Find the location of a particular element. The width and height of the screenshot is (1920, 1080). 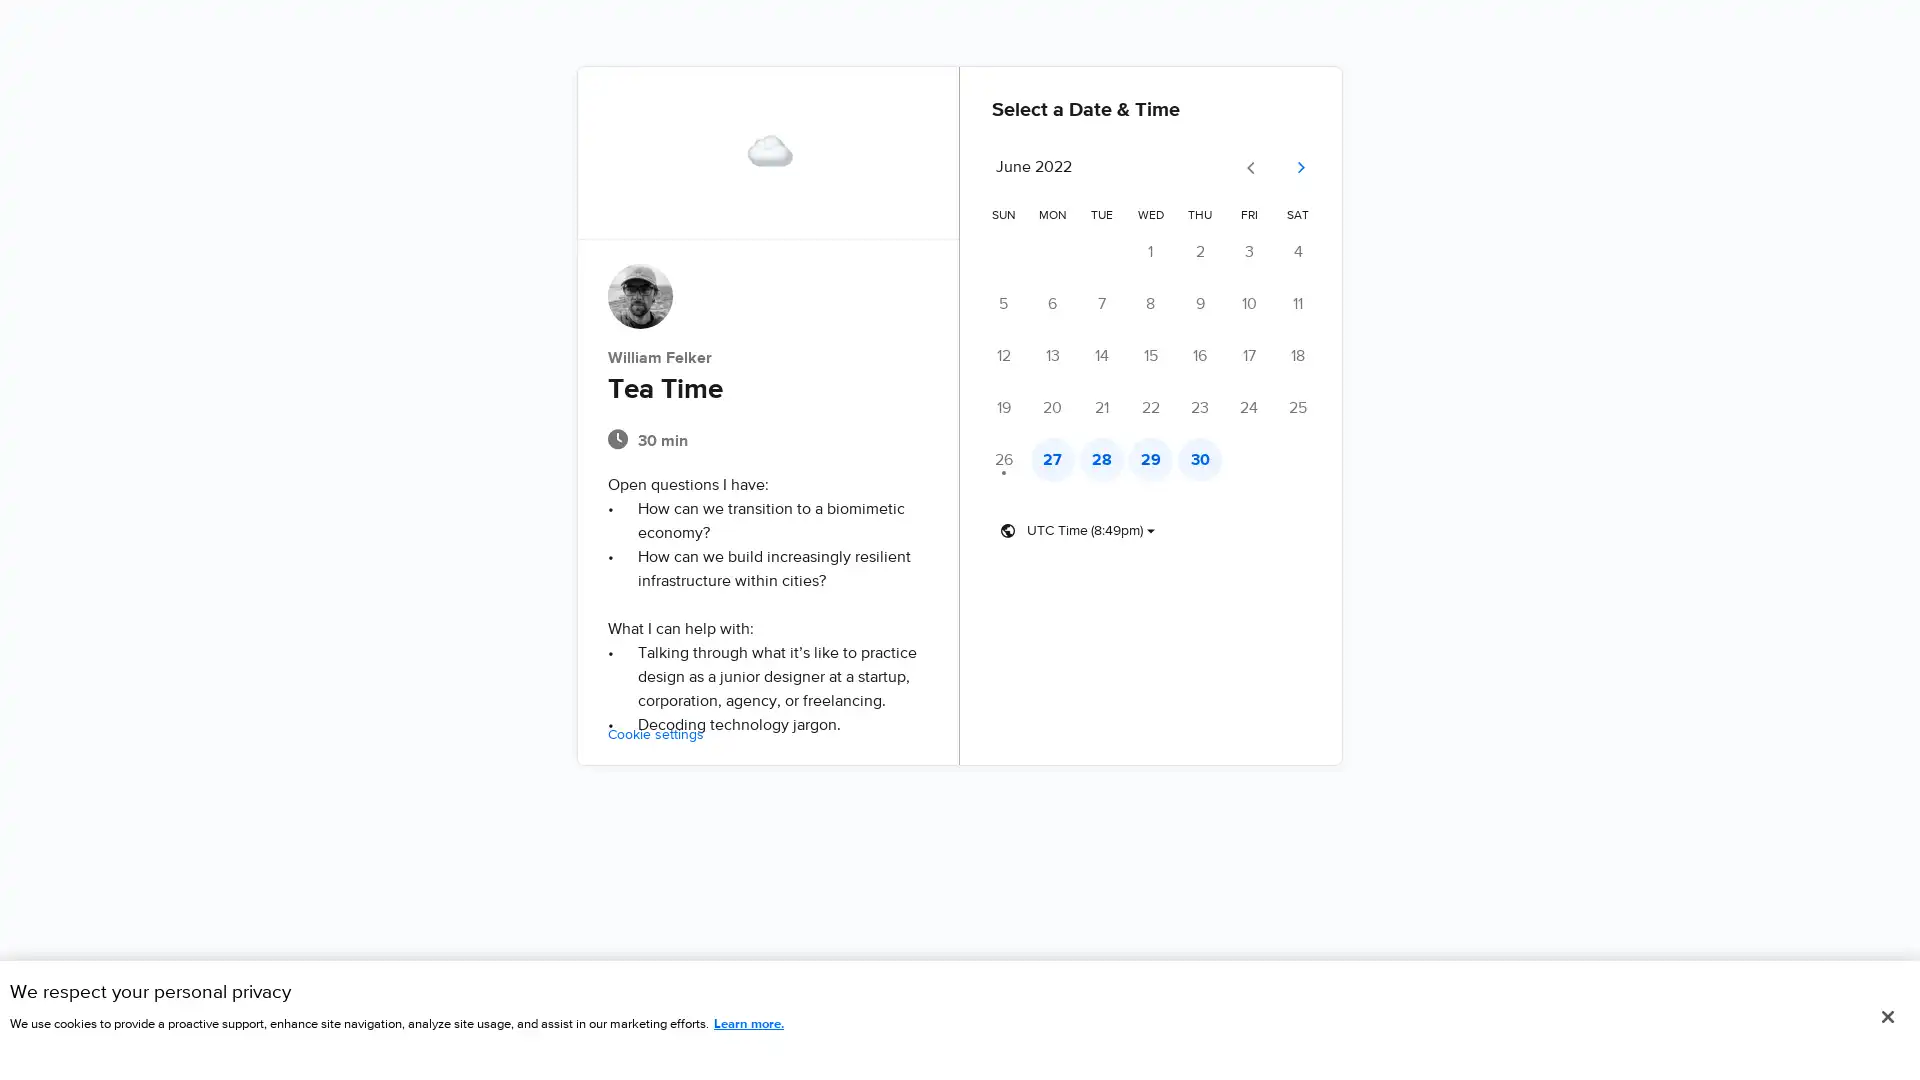

Saturday, June 4 - No times available is located at coordinates (1314, 250).